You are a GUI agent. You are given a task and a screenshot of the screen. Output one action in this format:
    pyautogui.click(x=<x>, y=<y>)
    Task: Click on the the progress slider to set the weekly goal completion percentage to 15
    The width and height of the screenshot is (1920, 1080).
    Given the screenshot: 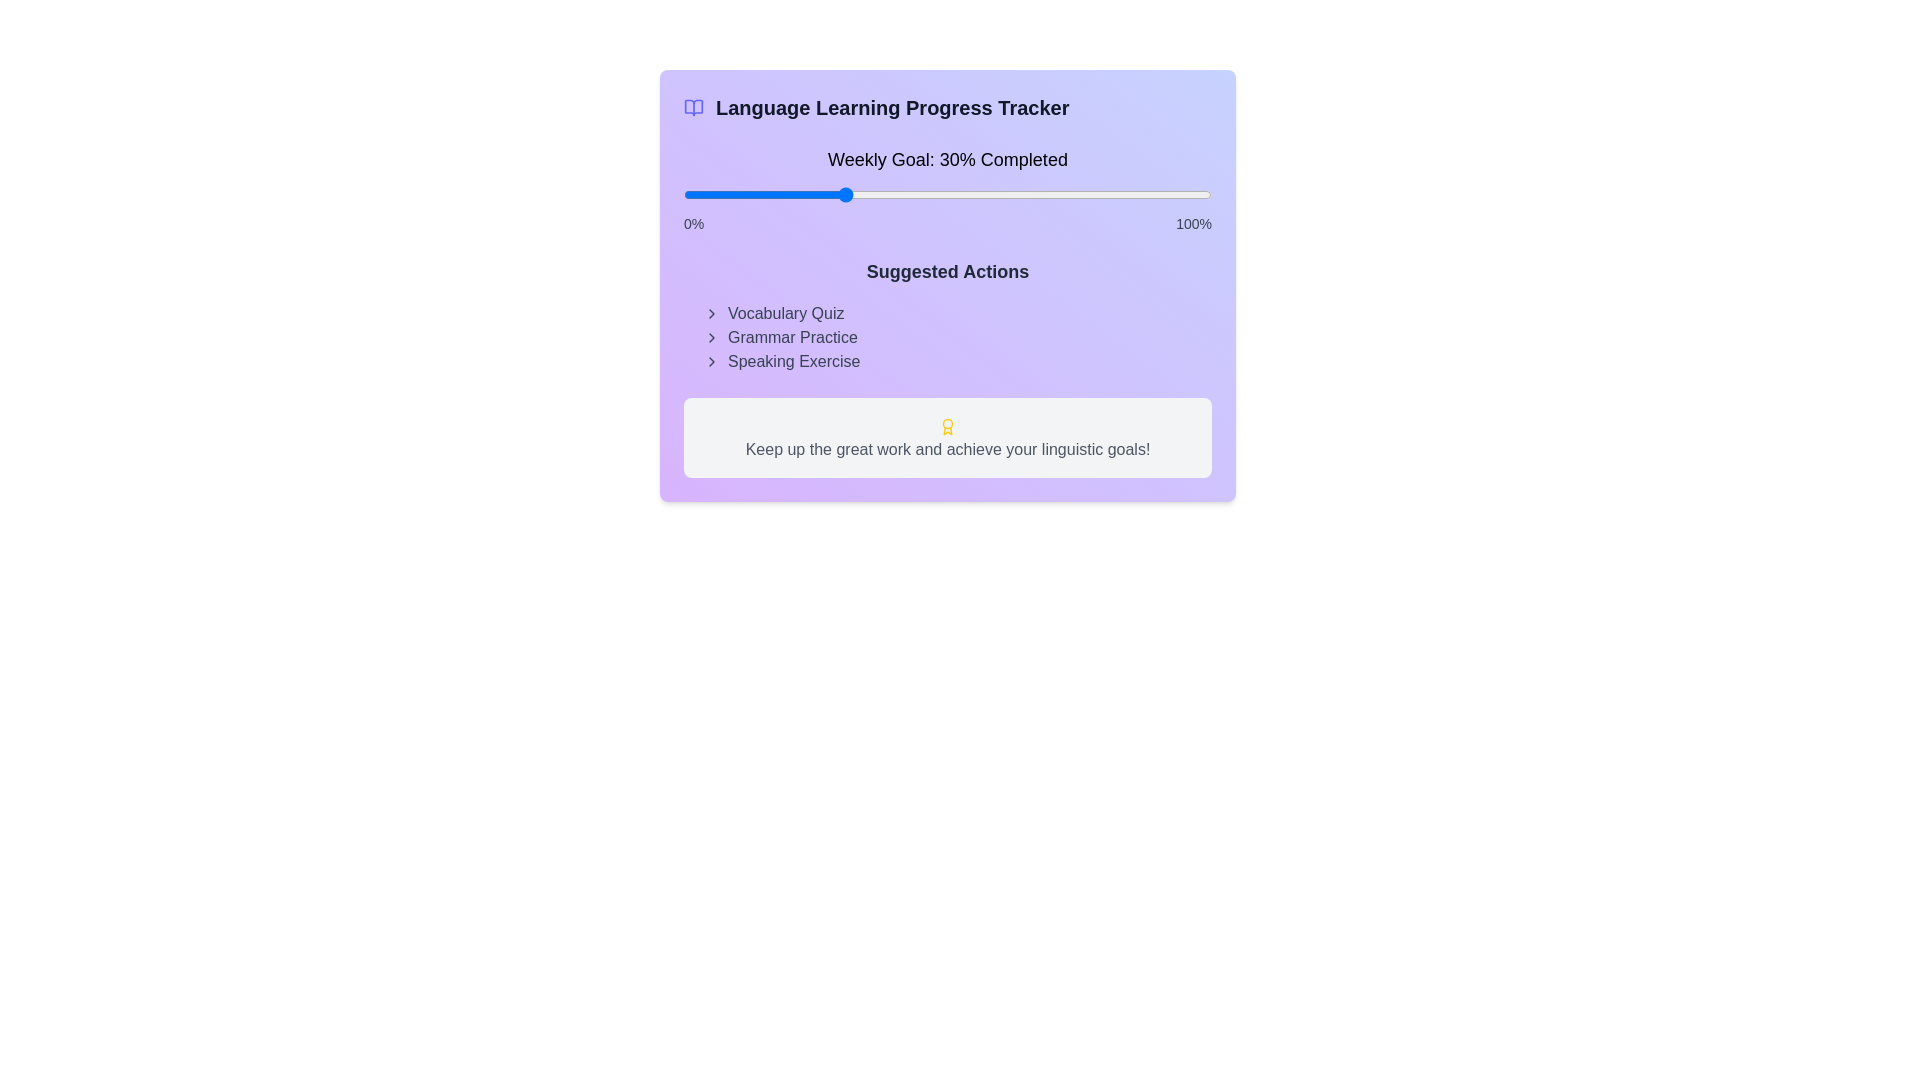 What is the action you would take?
    pyautogui.click(x=762, y=195)
    